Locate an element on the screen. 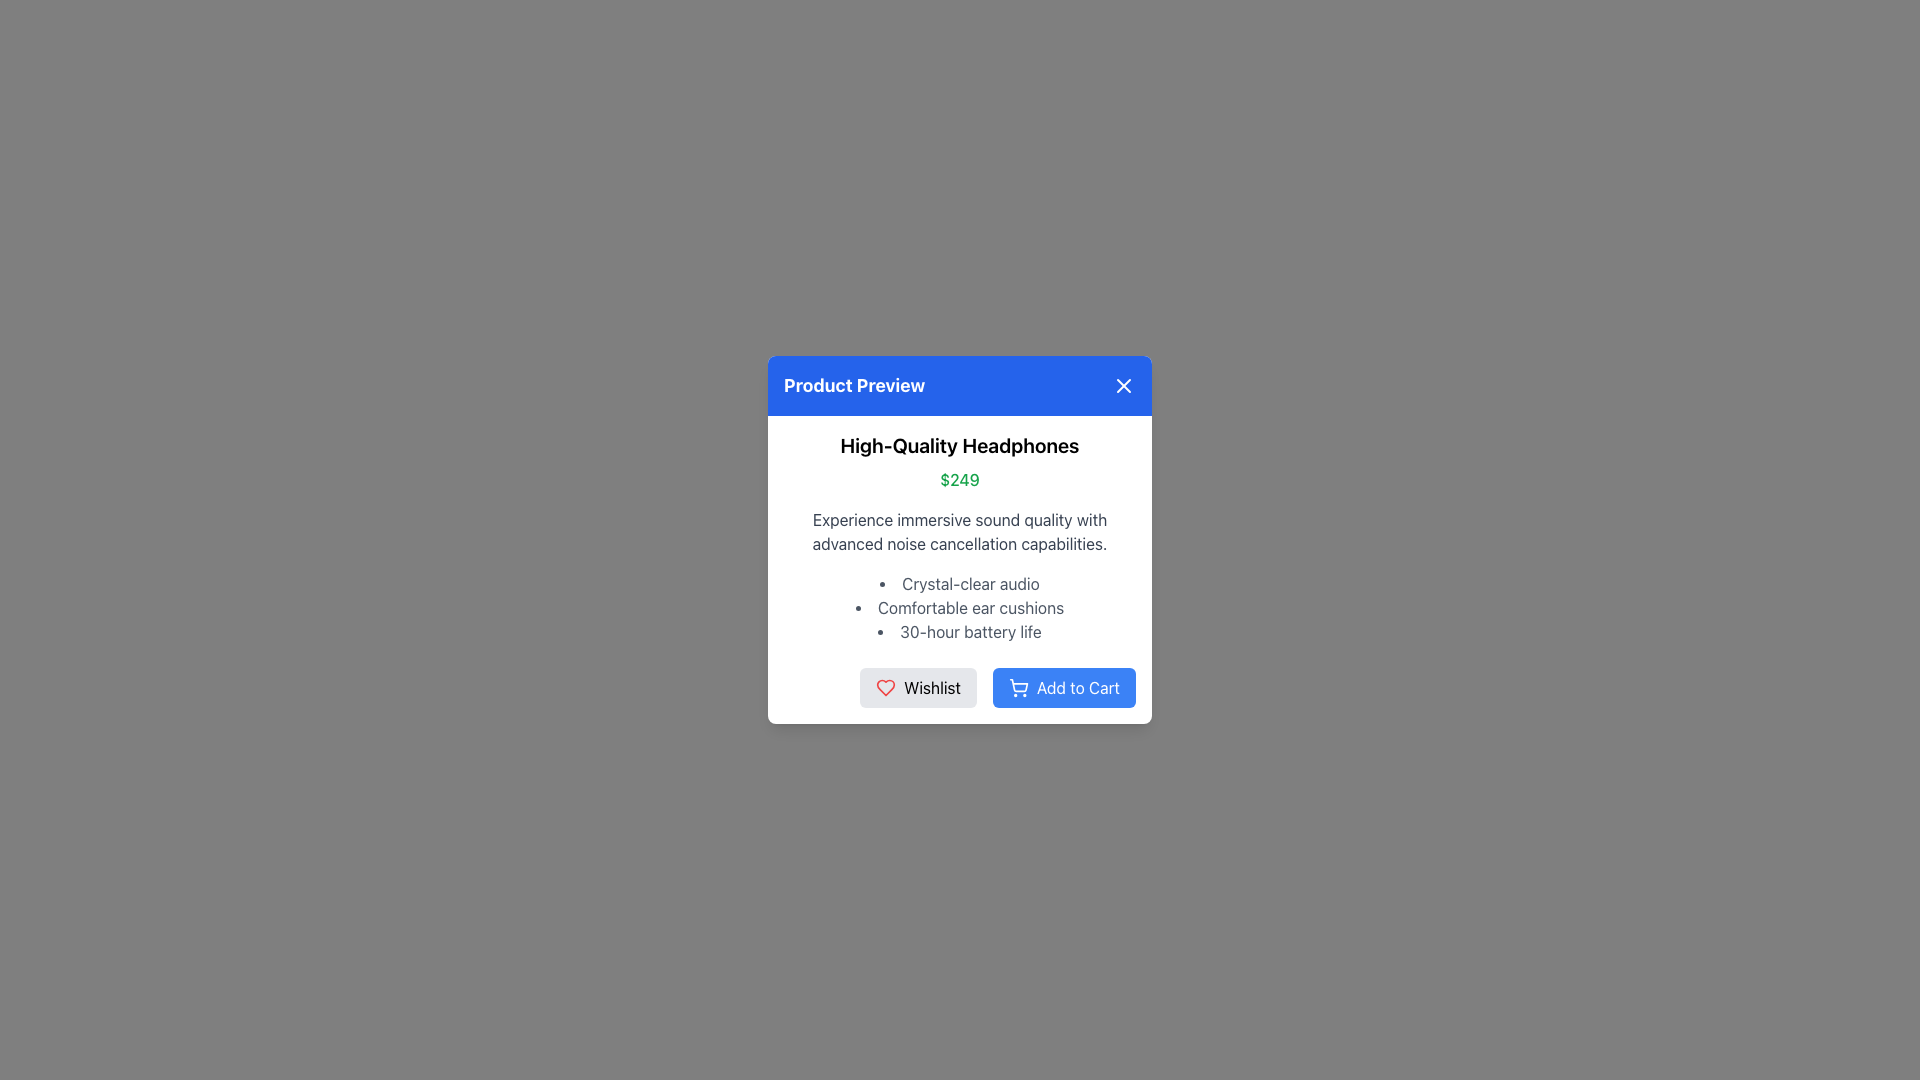 This screenshot has width=1920, height=1080. the red heart-shaped icon within the 'Wishlist' button, located below the main content of the pop-up modal is located at coordinates (885, 686).